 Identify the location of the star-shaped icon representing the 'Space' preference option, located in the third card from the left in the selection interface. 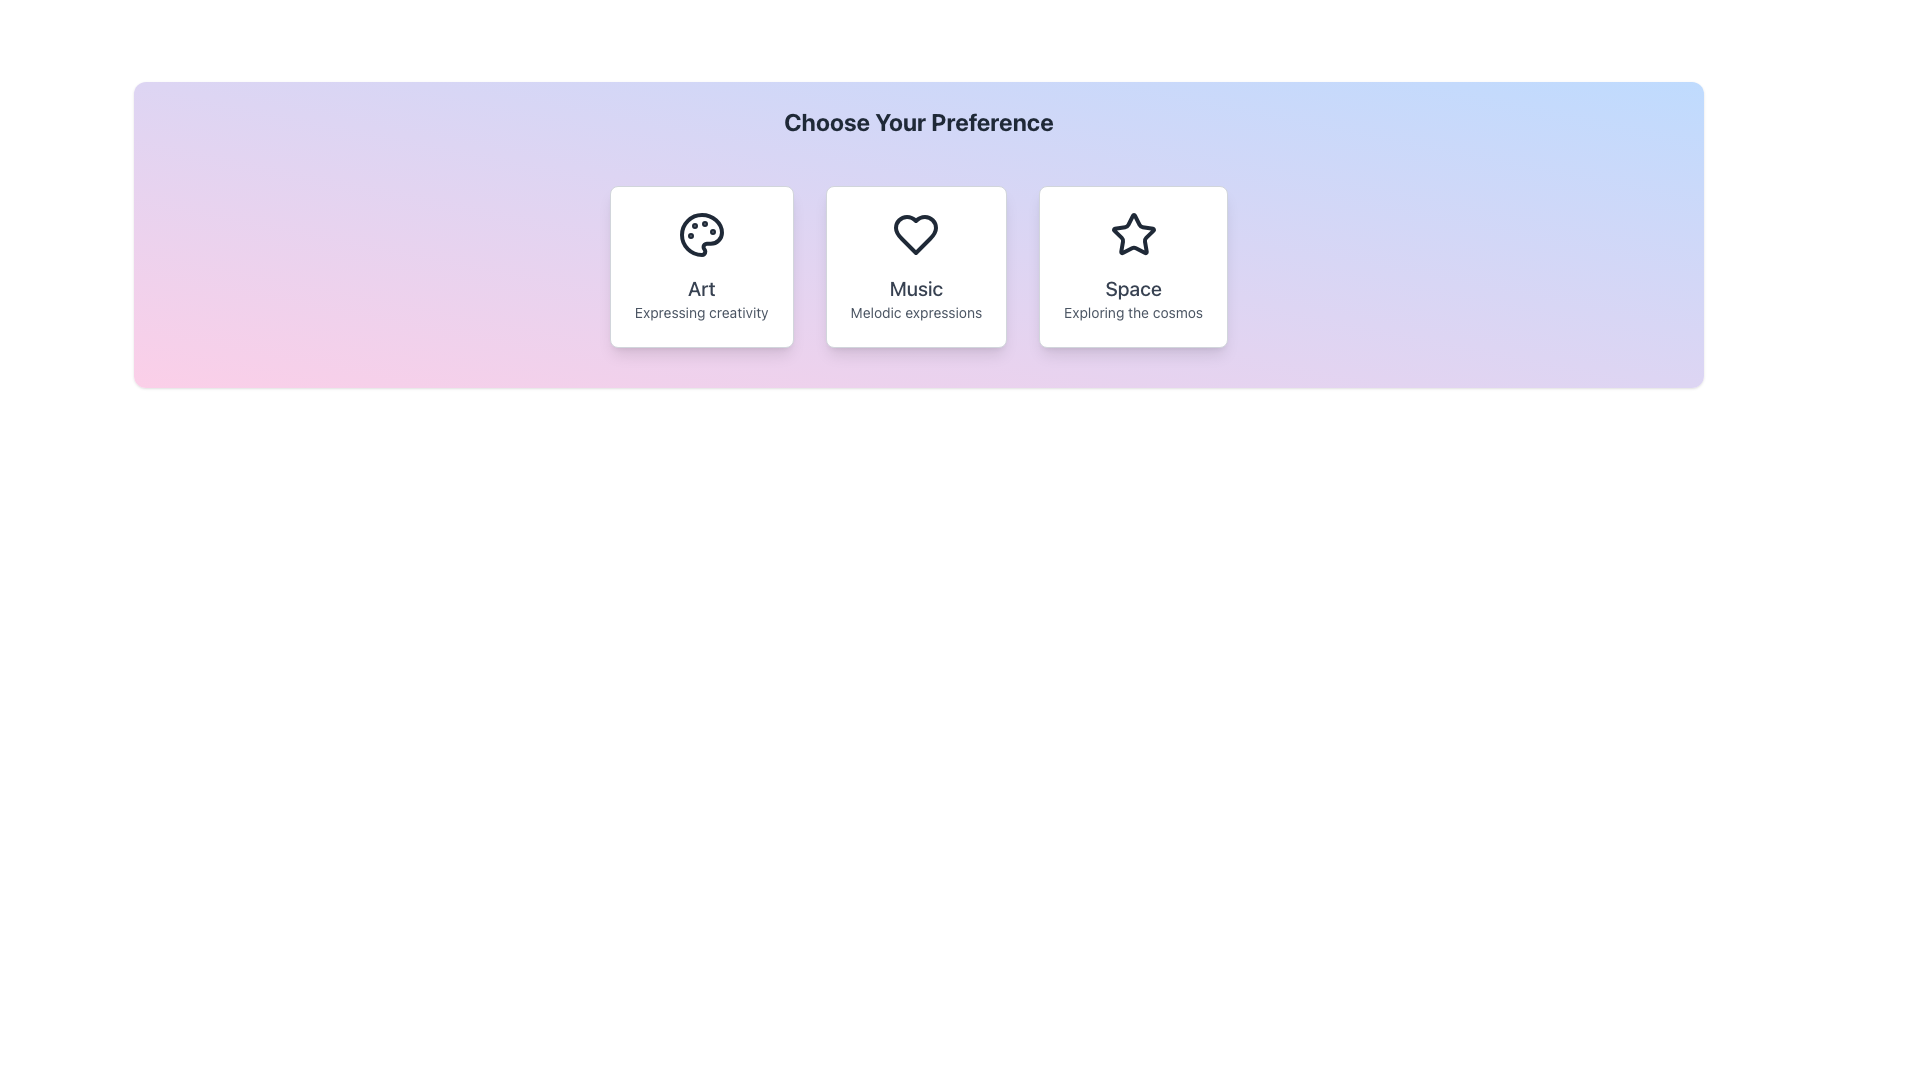
(1133, 233).